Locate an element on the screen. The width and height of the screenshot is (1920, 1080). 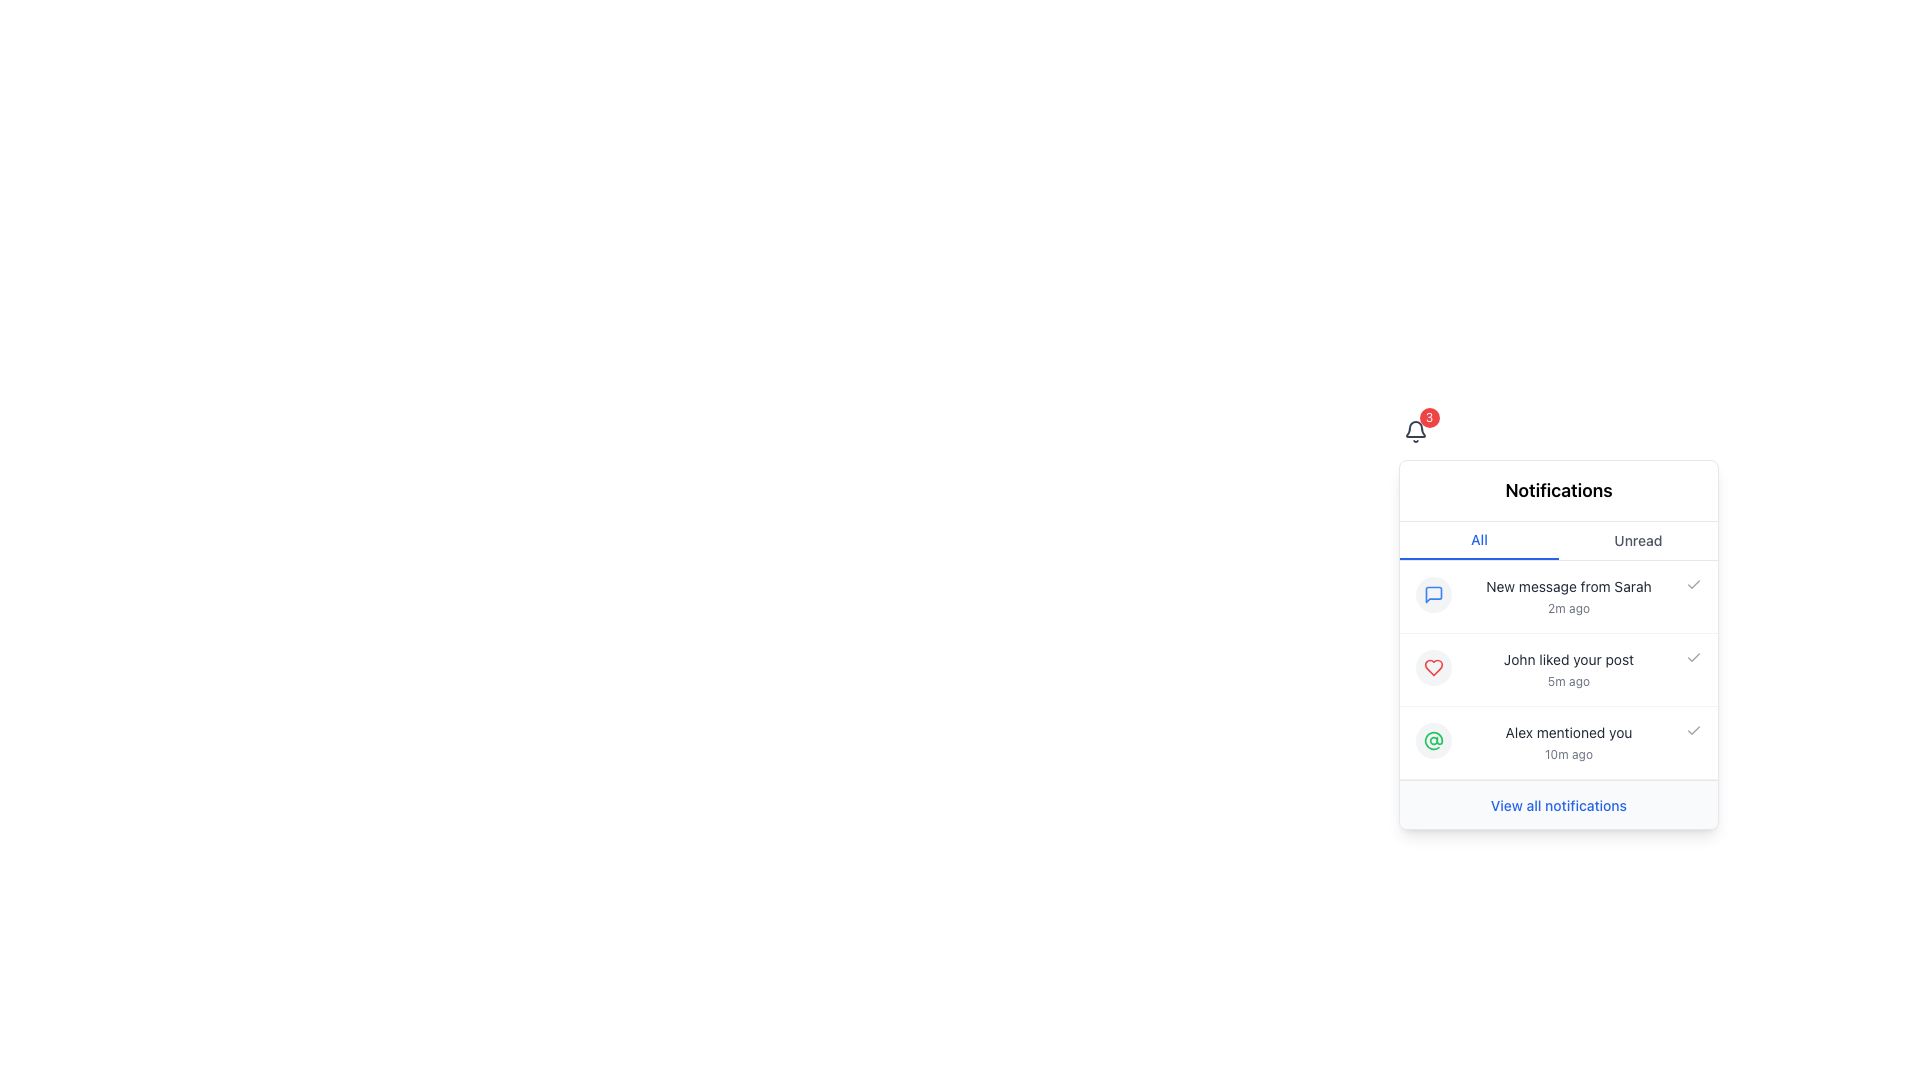
the 'Mark as Read' button located at the right side of the notification titled 'New message from Sarah' is located at coordinates (1693, 585).